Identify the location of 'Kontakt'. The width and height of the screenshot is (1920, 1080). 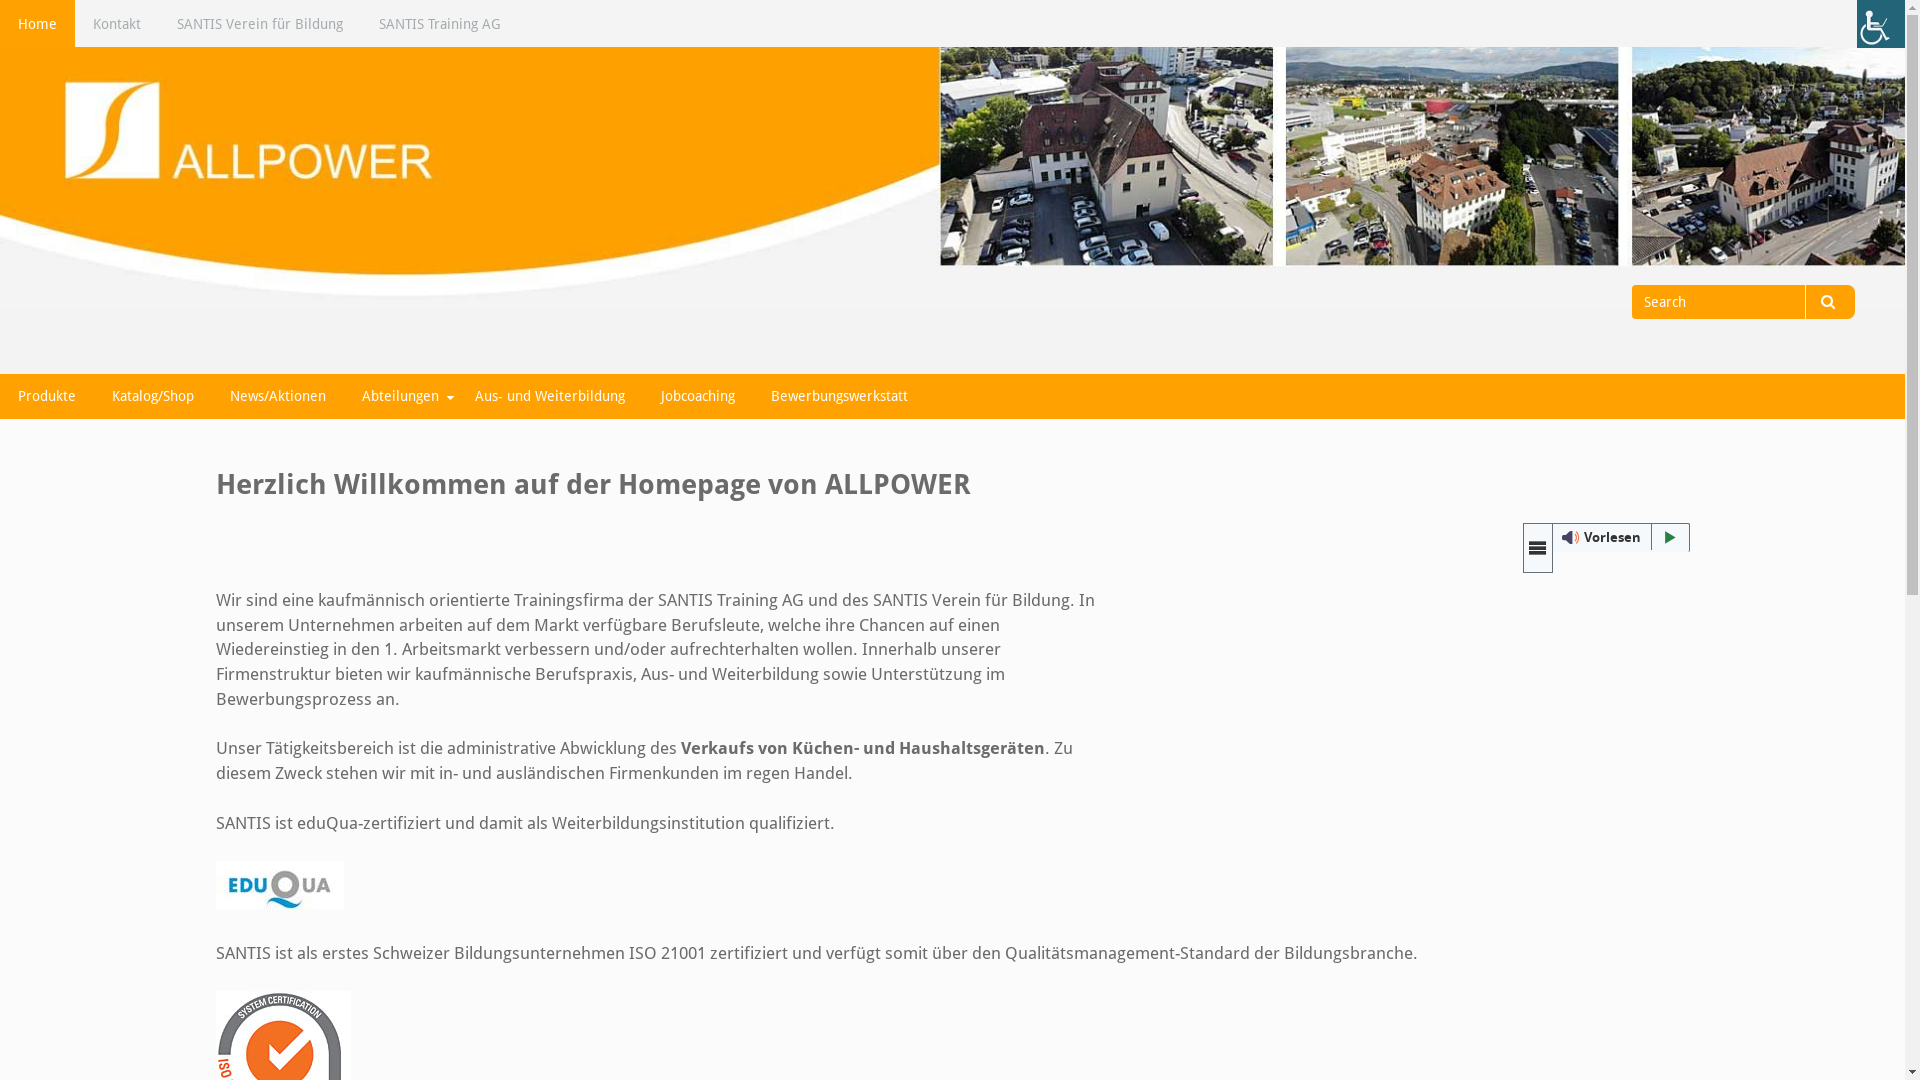
(75, 23).